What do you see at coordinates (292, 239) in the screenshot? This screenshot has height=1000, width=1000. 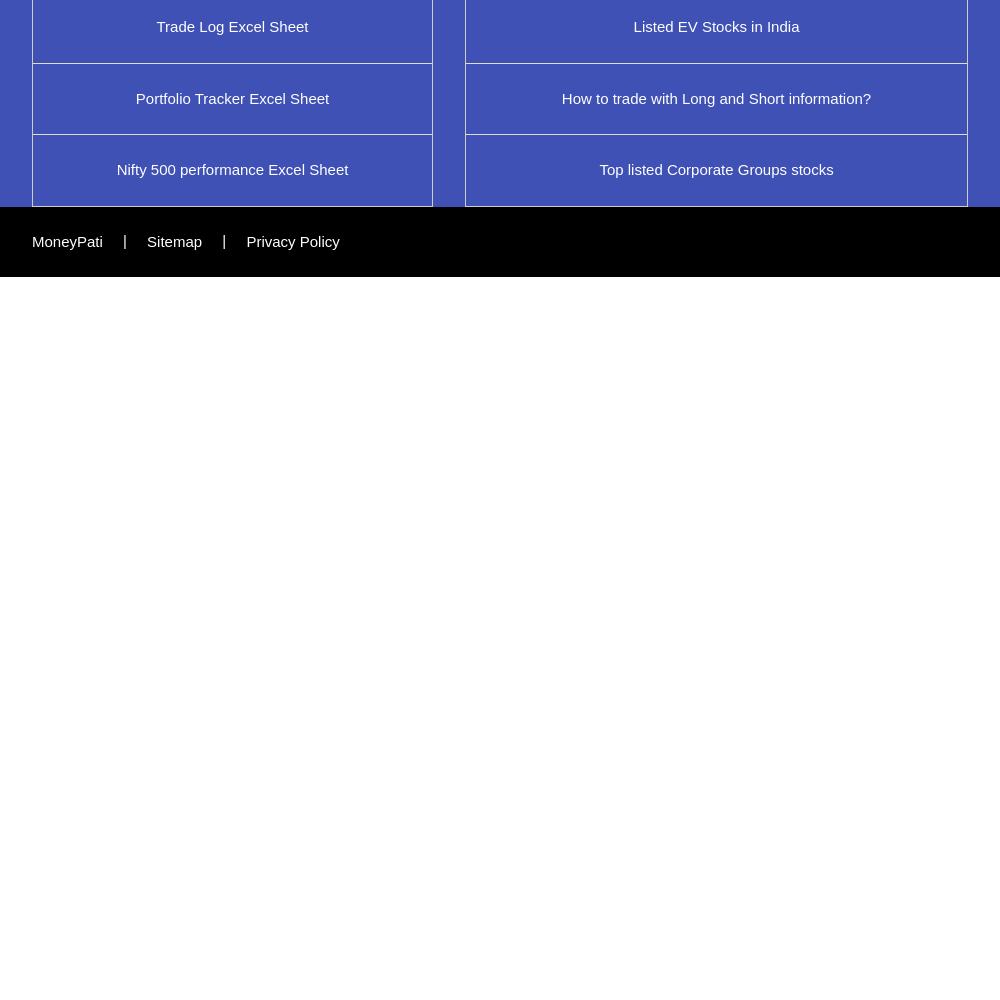 I see `'Privacy Policy'` at bounding box center [292, 239].